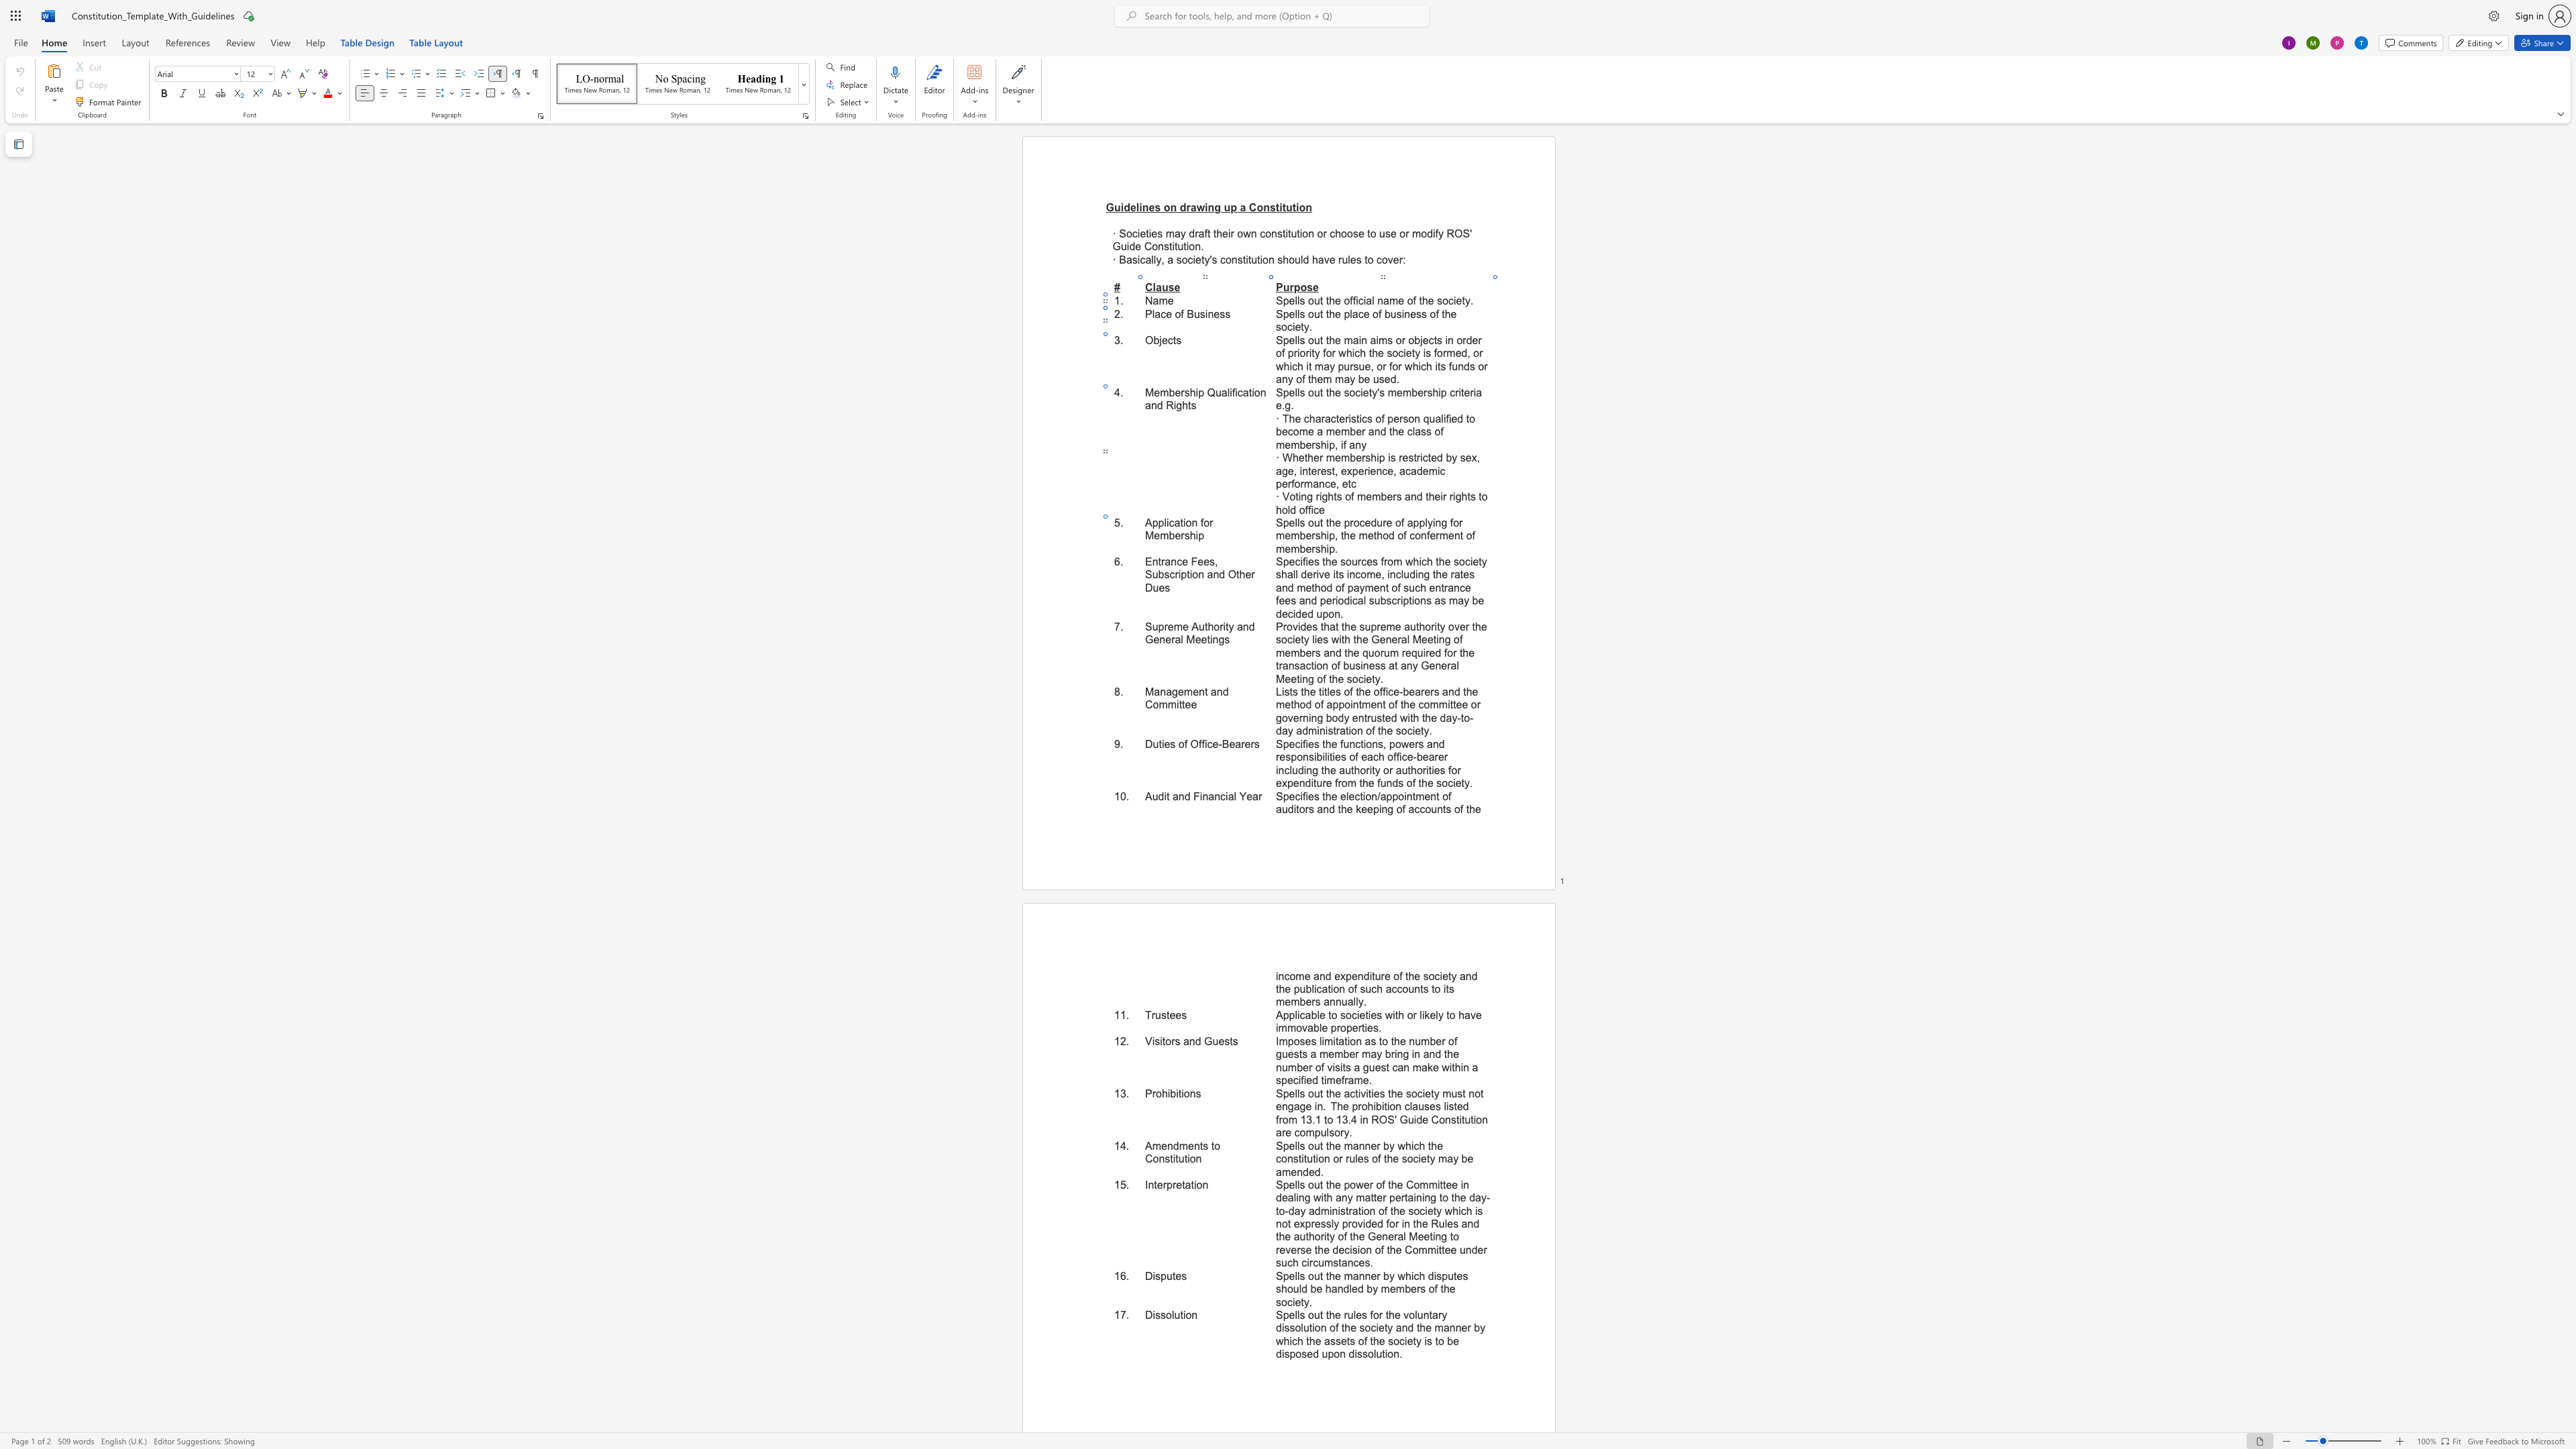  Describe the element at coordinates (1246, 574) in the screenshot. I see `the 4th character "e" in the text` at that location.